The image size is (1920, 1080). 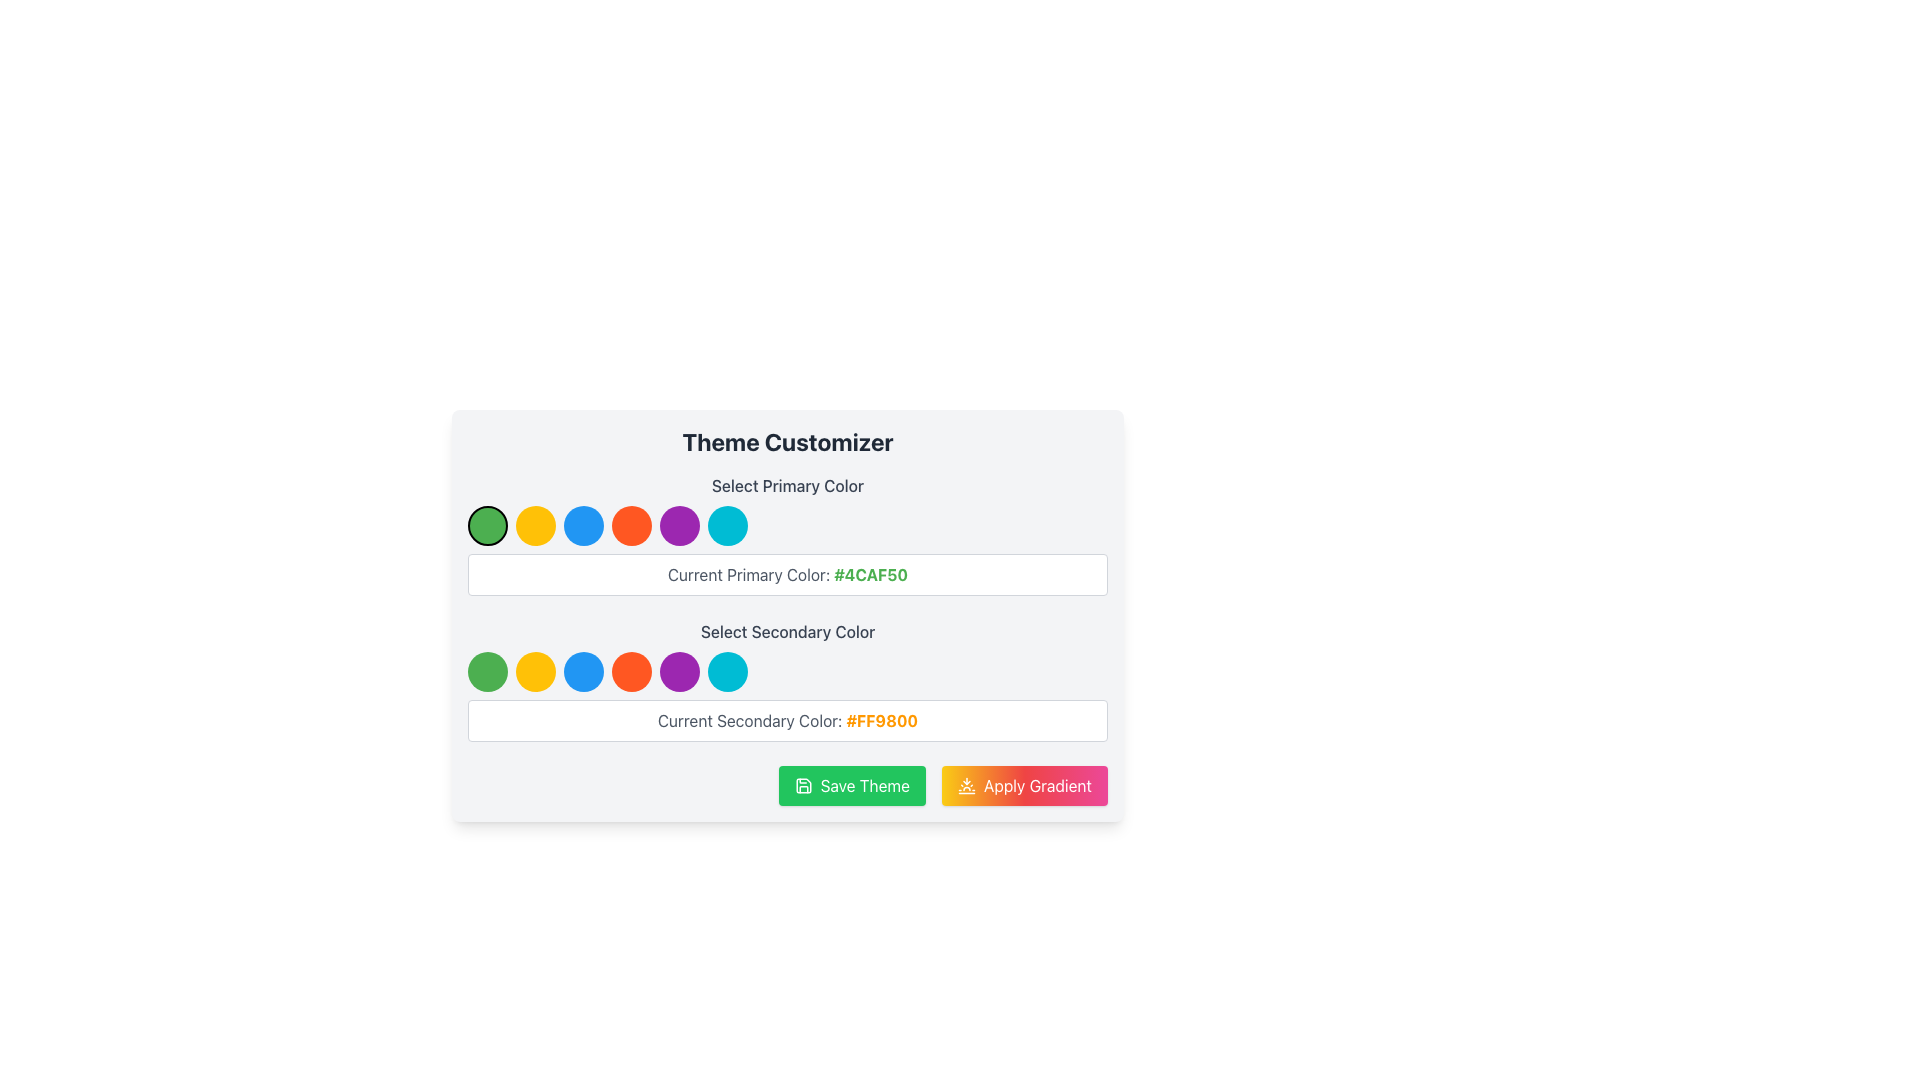 I want to click on the sixth circular button in the 'Select Secondary Color' section, so click(x=727, y=671).